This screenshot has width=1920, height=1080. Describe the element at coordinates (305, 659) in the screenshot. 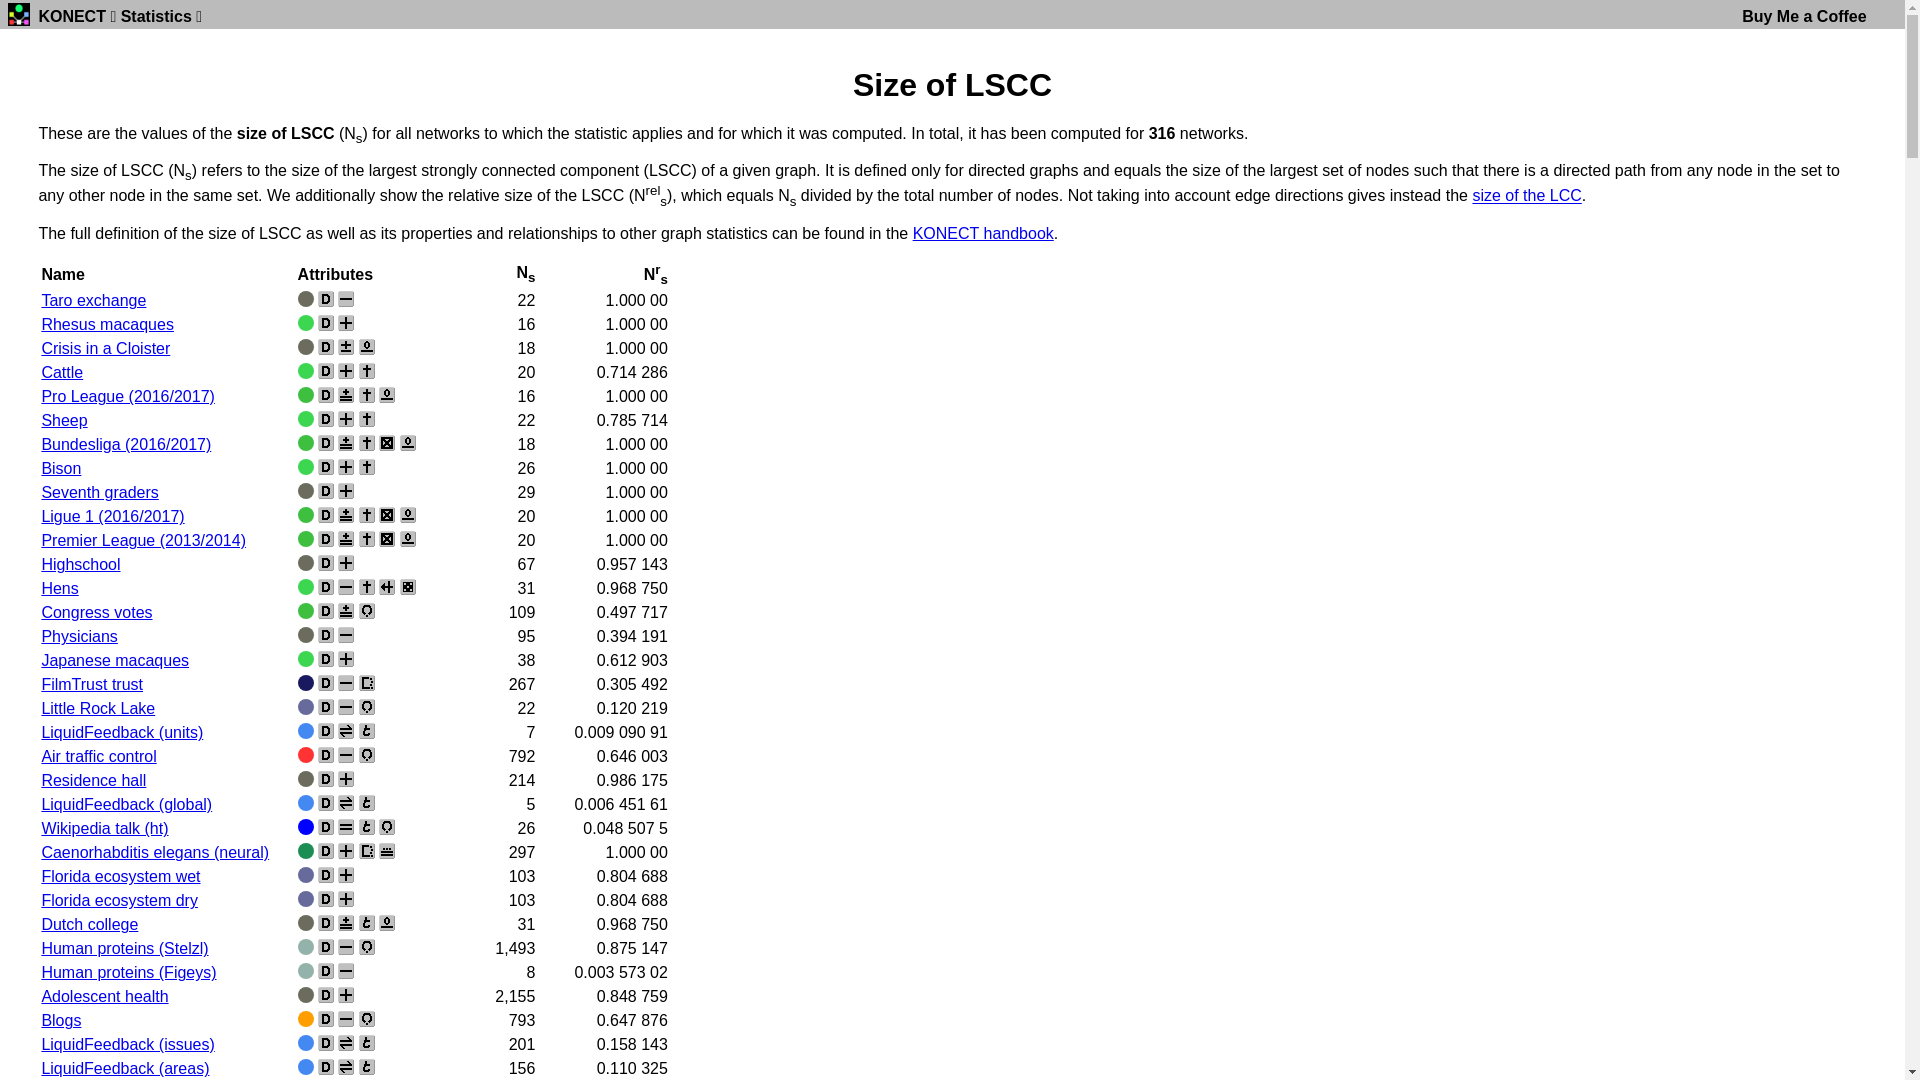

I see `'Animal network'` at that location.